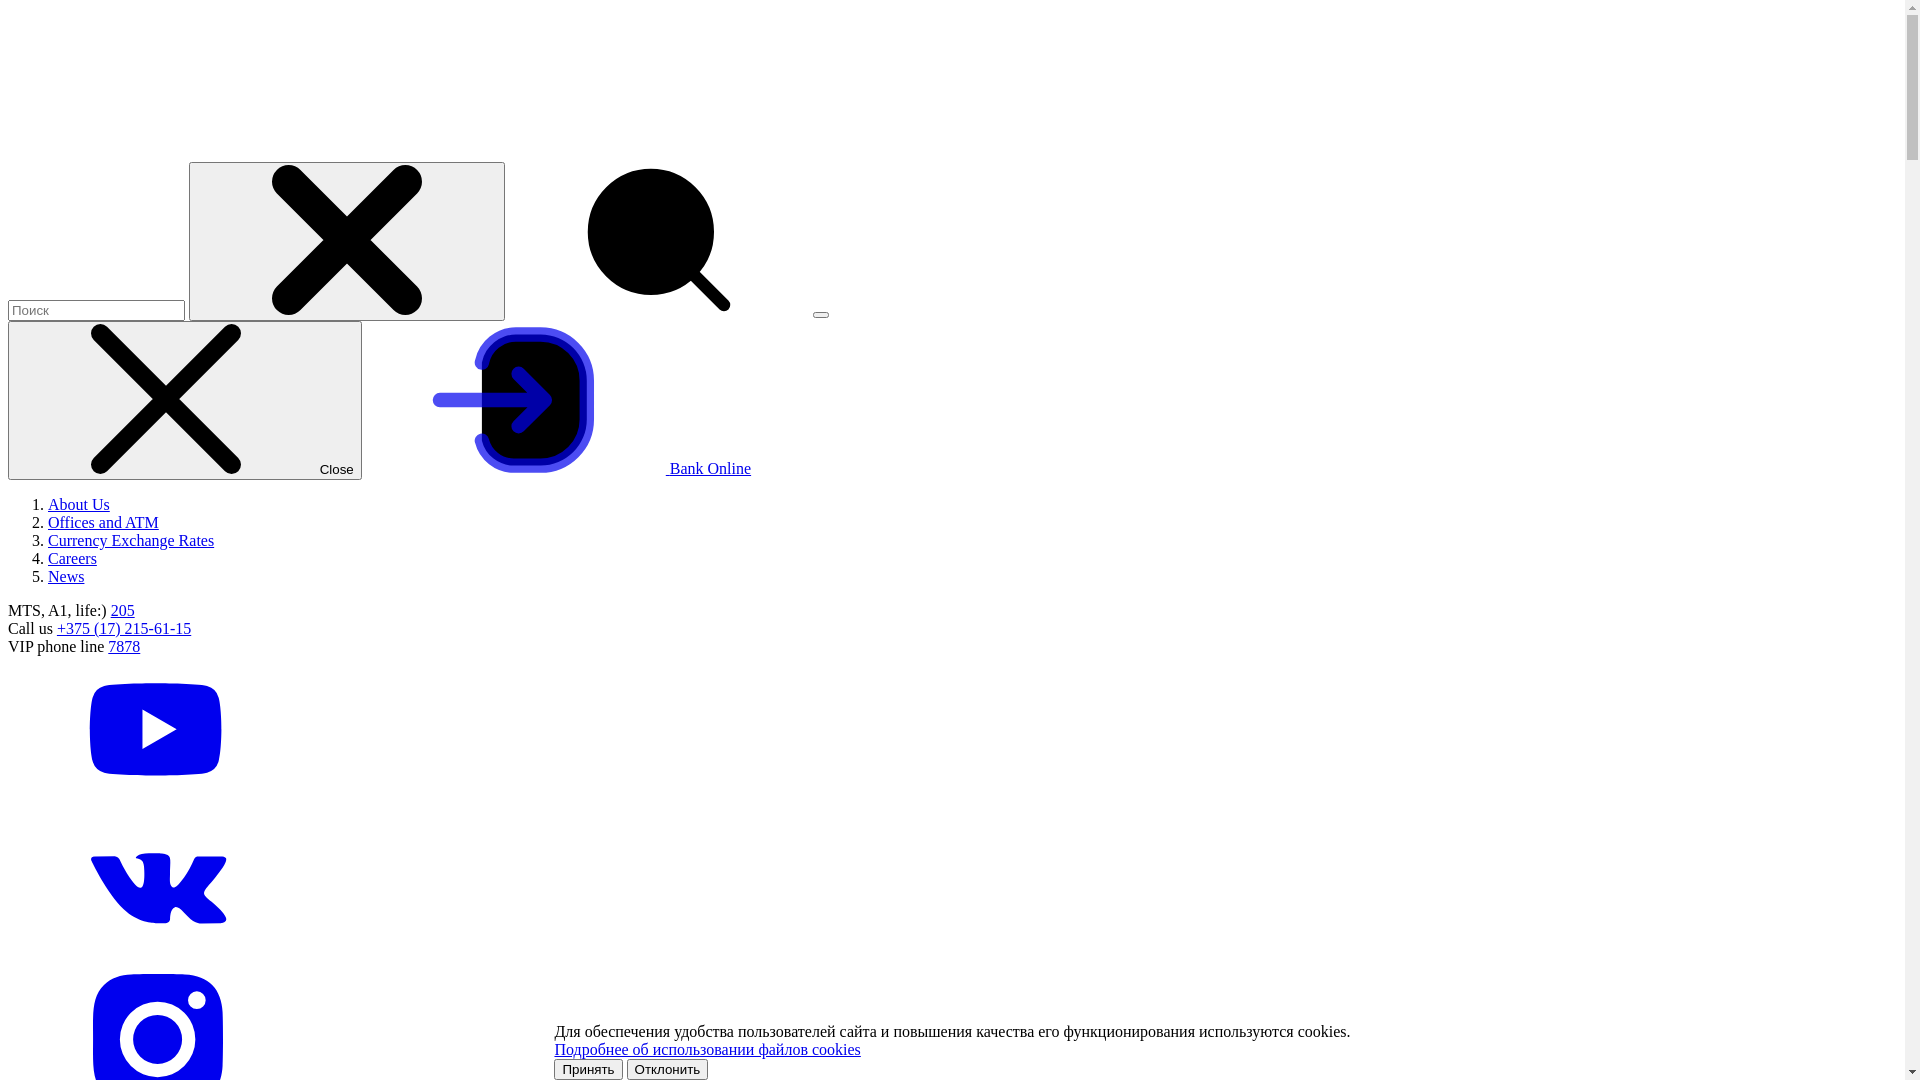 This screenshot has width=1920, height=1080. What do you see at coordinates (558, 468) in the screenshot?
I see `'Bank Online'` at bounding box center [558, 468].